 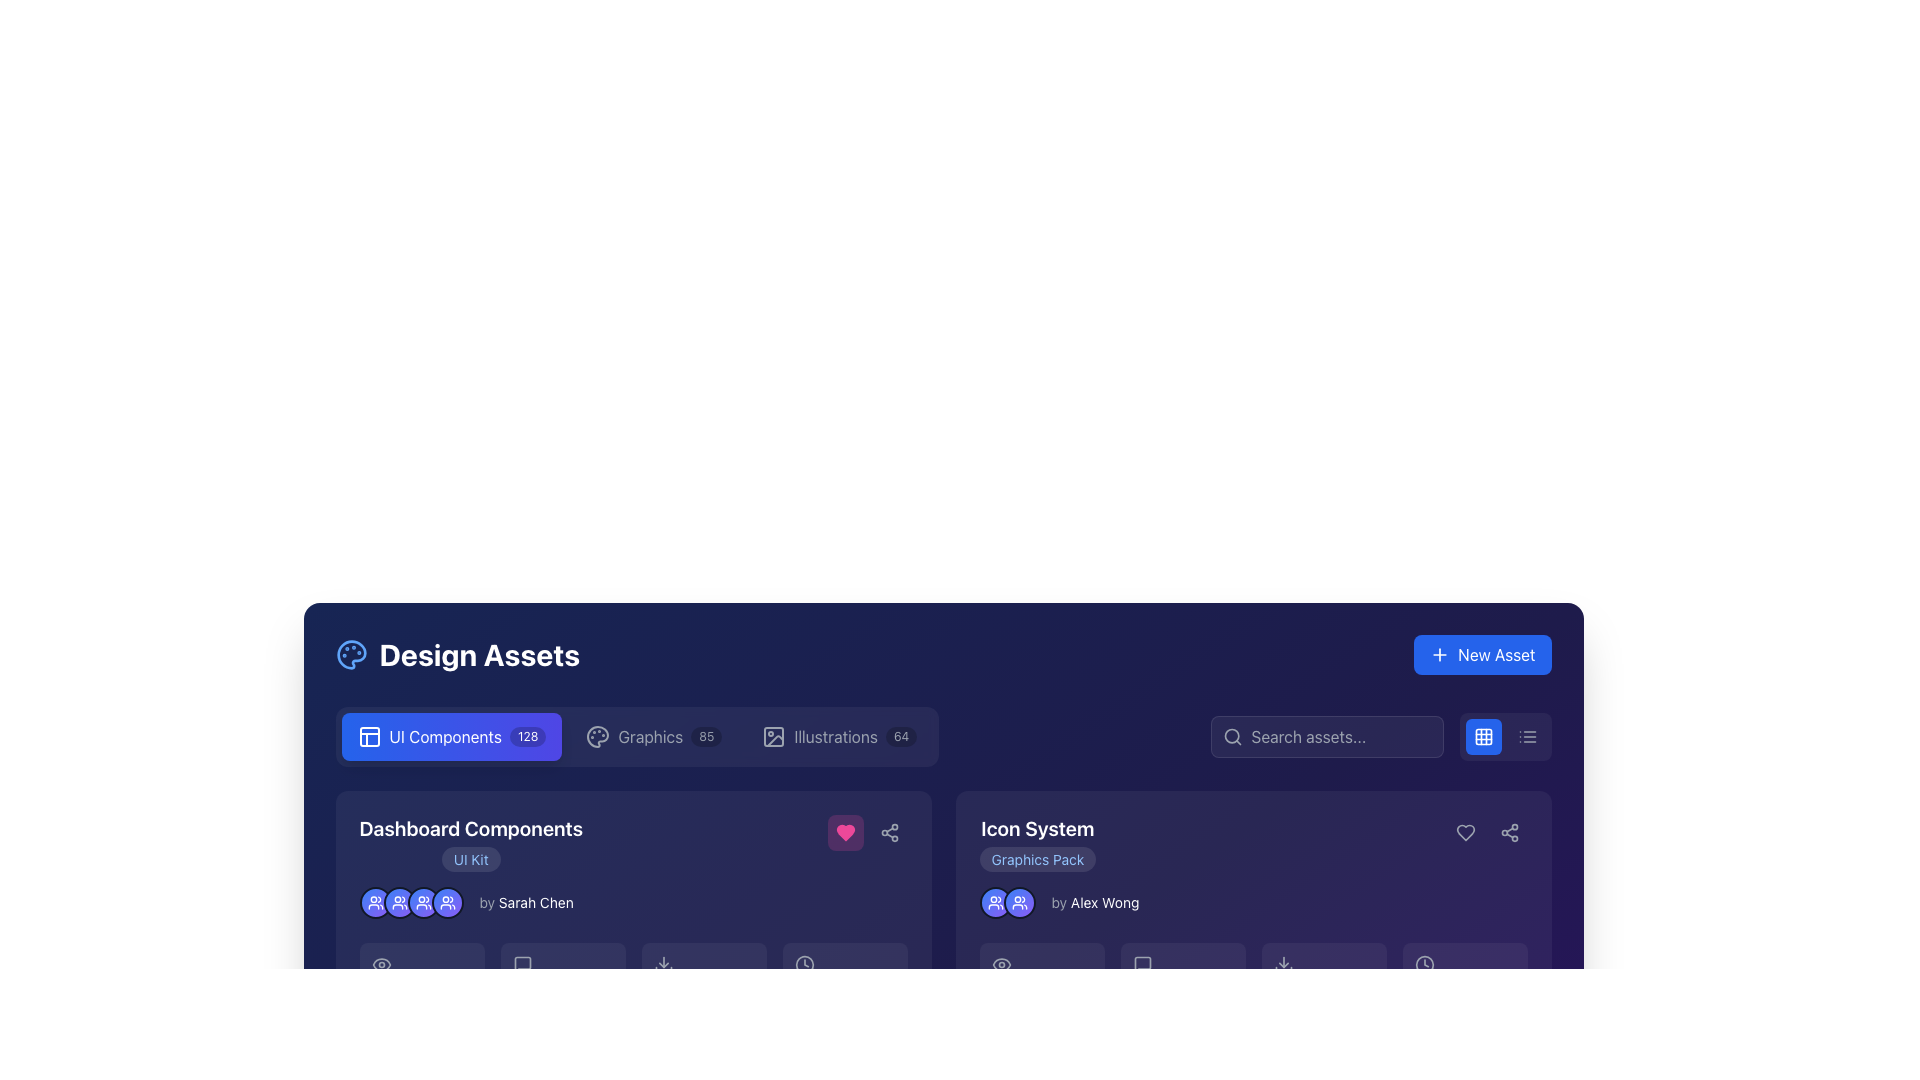 I want to click on the heart icon button, which serves as a 'like' or 'favorite' indicator, so click(x=1465, y=833).